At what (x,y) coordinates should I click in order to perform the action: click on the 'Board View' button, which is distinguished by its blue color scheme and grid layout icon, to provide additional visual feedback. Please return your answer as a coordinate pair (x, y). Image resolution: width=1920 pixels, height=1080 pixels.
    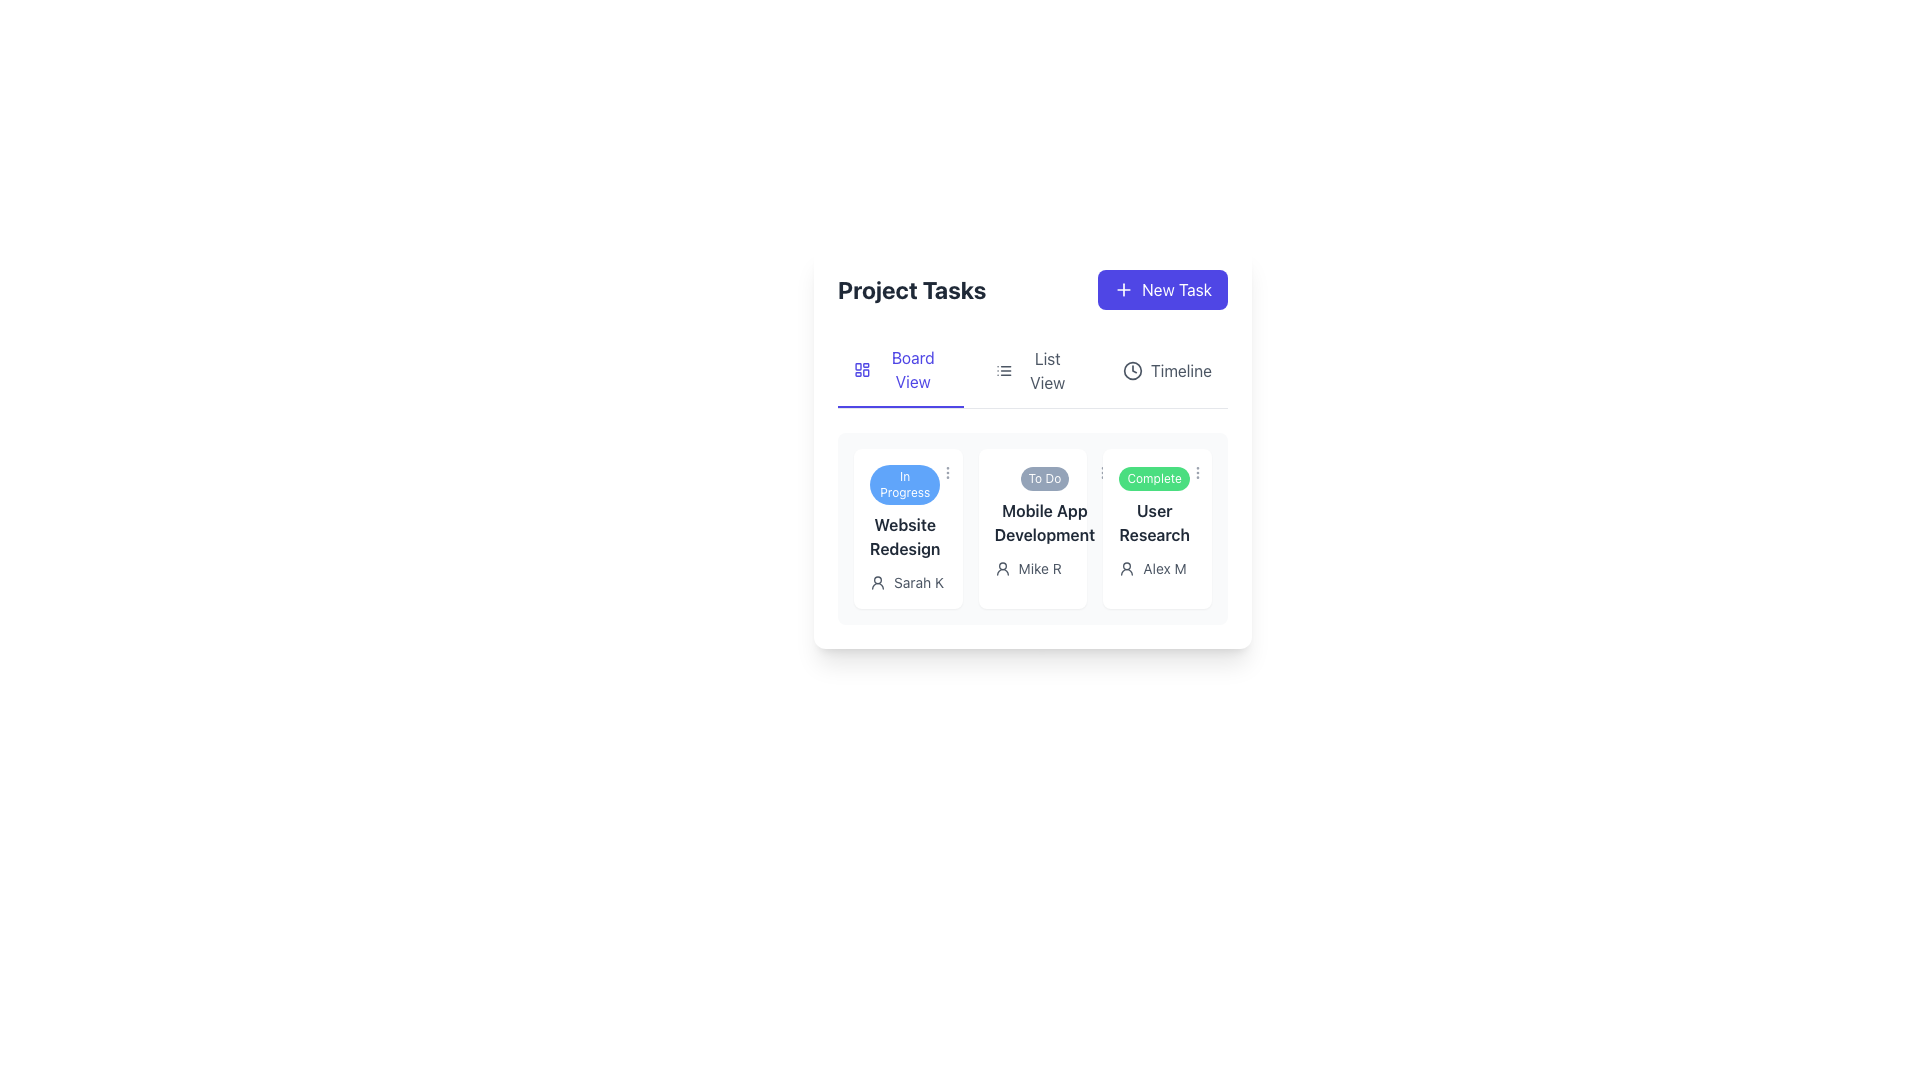
    Looking at the image, I should click on (899, 370).